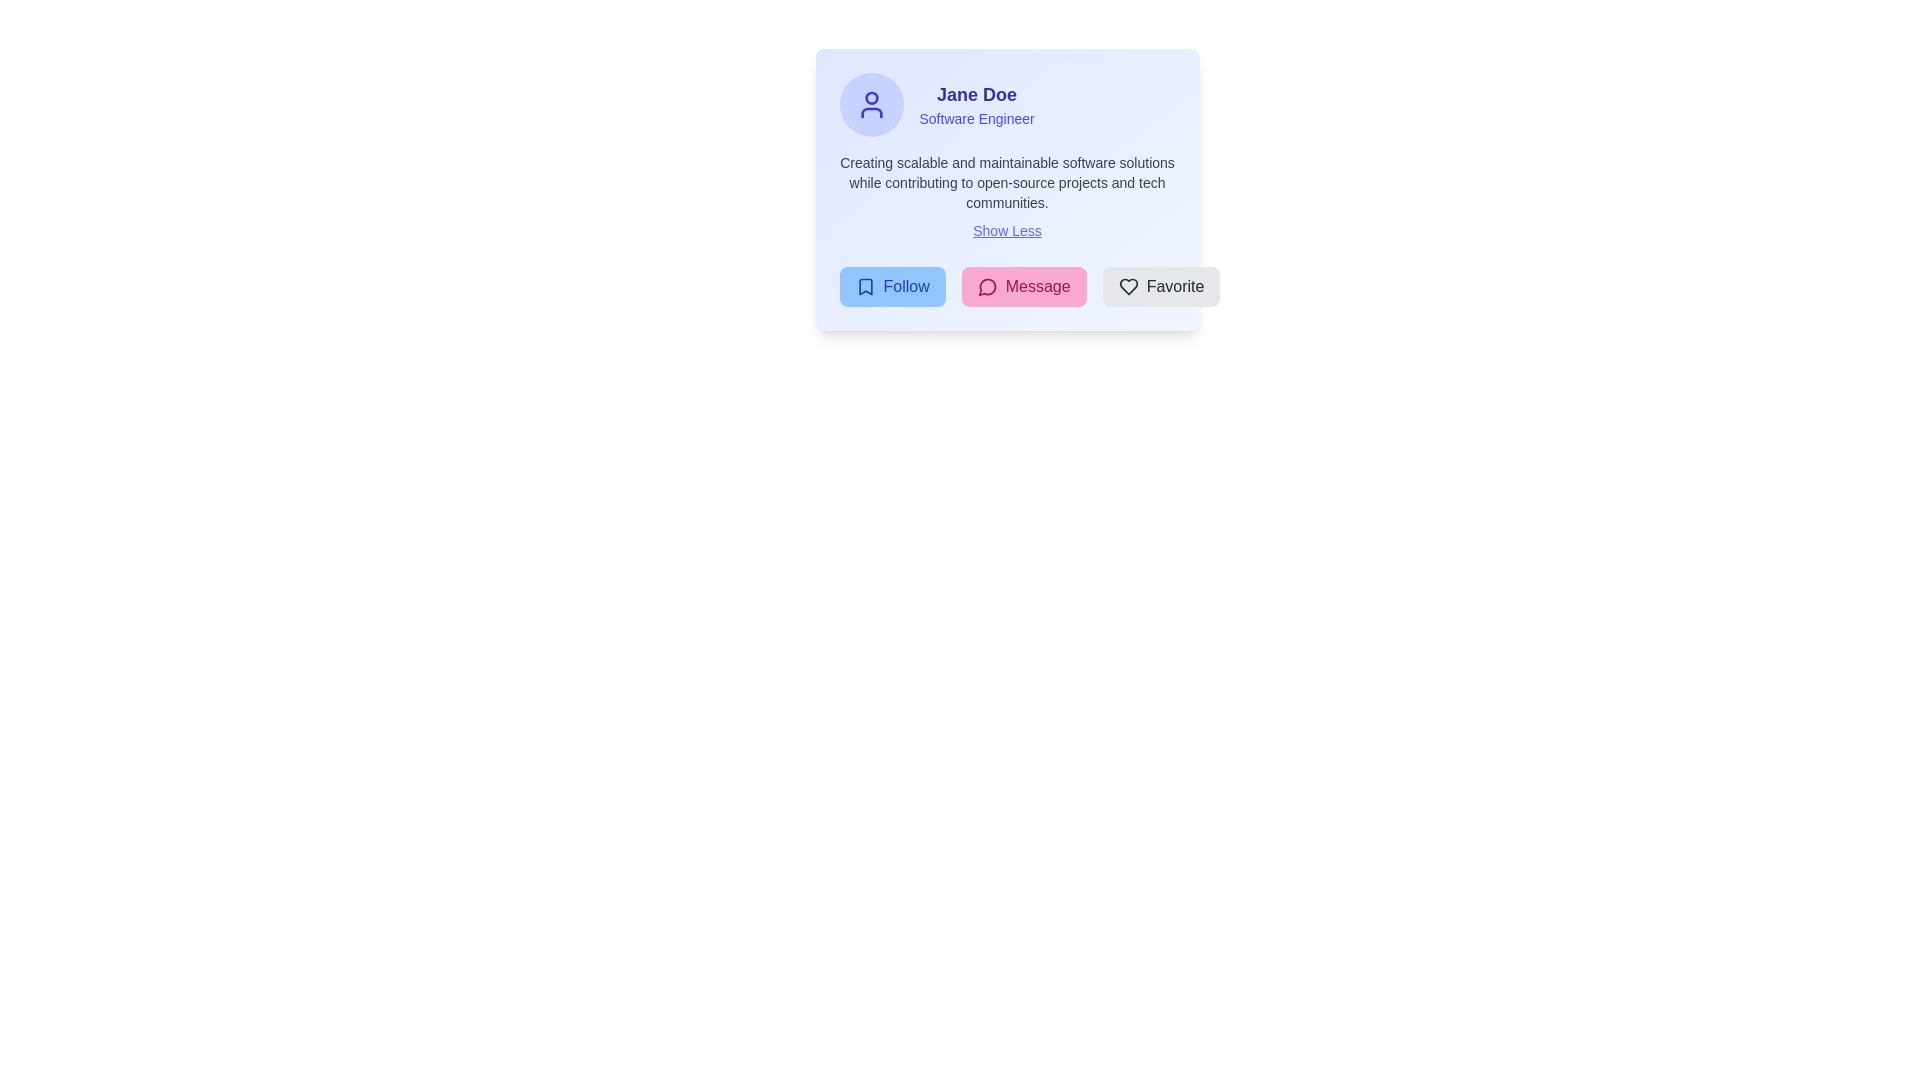 The image size is (1920, 1080). I want to click on text display component that serves as the primary identifier for a personal profile, located at the top left of the profile card, immediately to the right of the profile image icon, so click(977, 104).